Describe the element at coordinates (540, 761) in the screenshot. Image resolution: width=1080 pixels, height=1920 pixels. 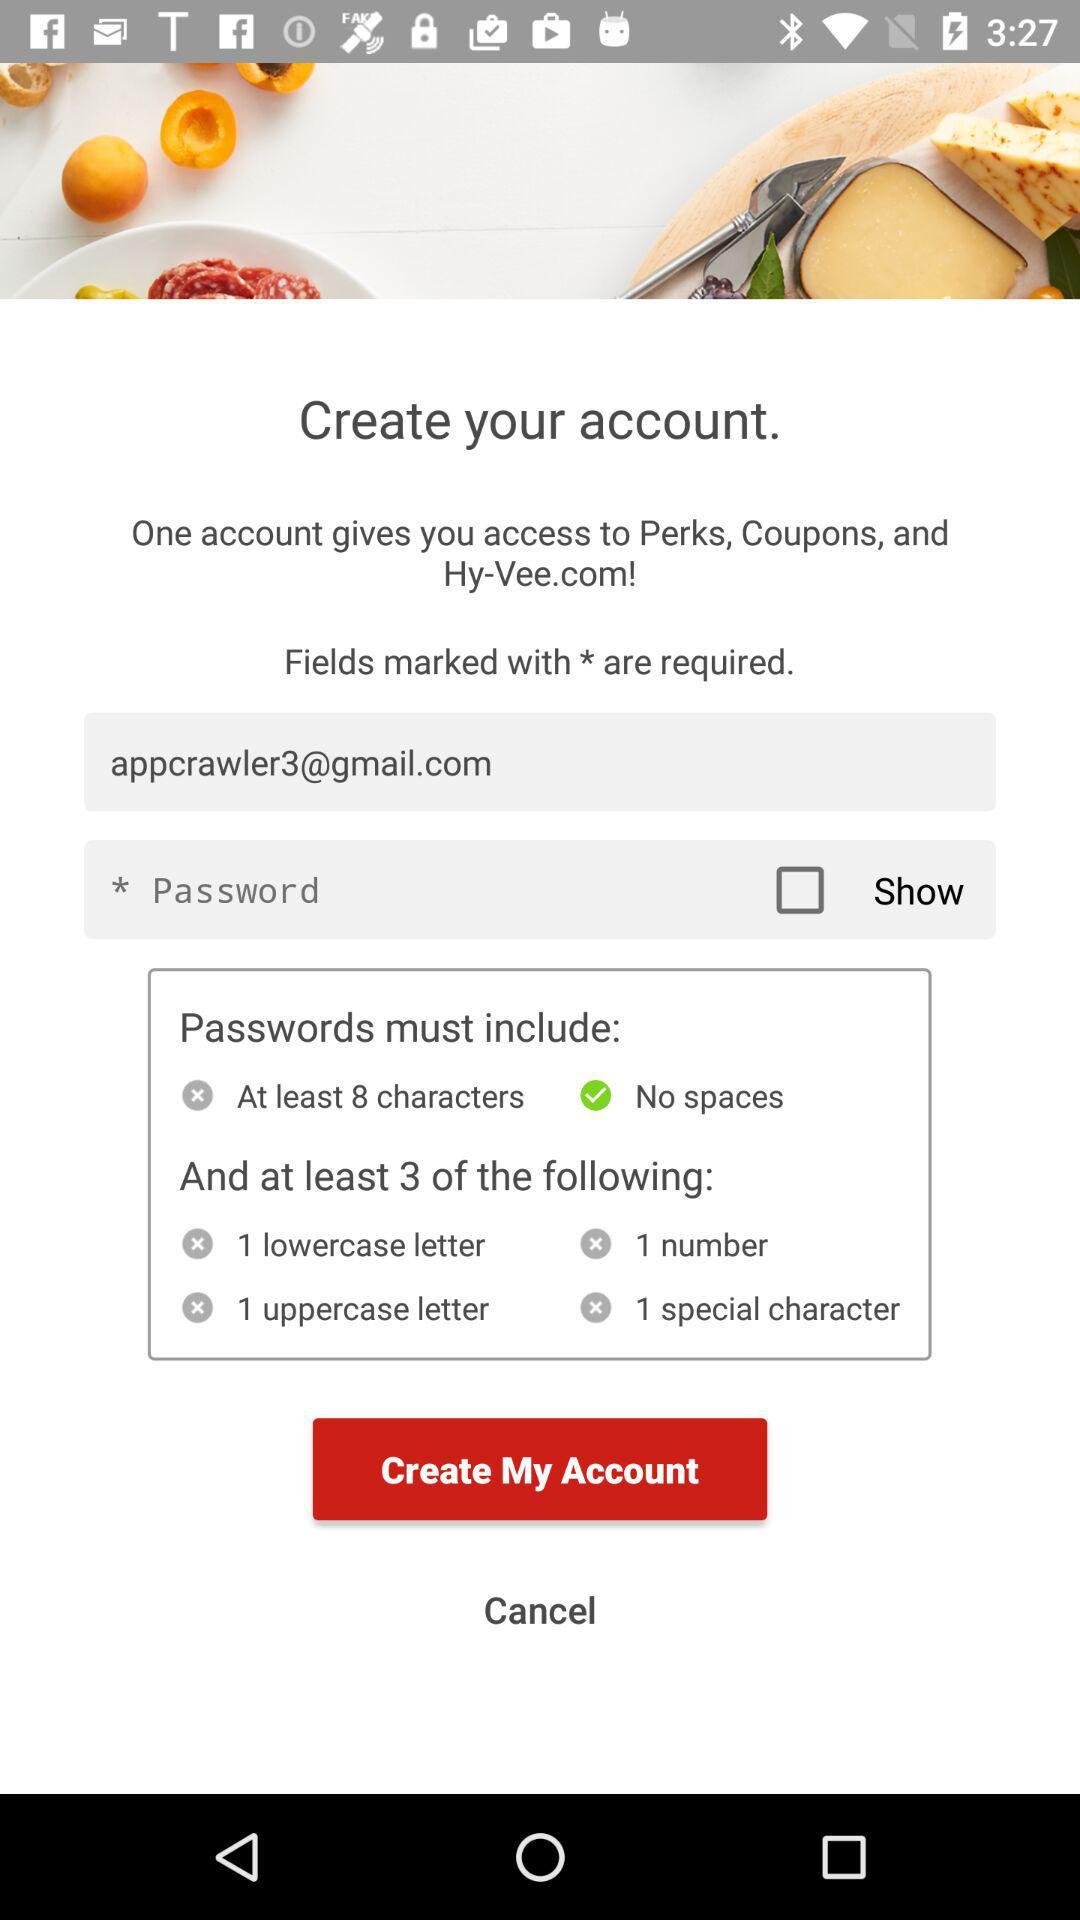
I see `gmail text field` at that location.